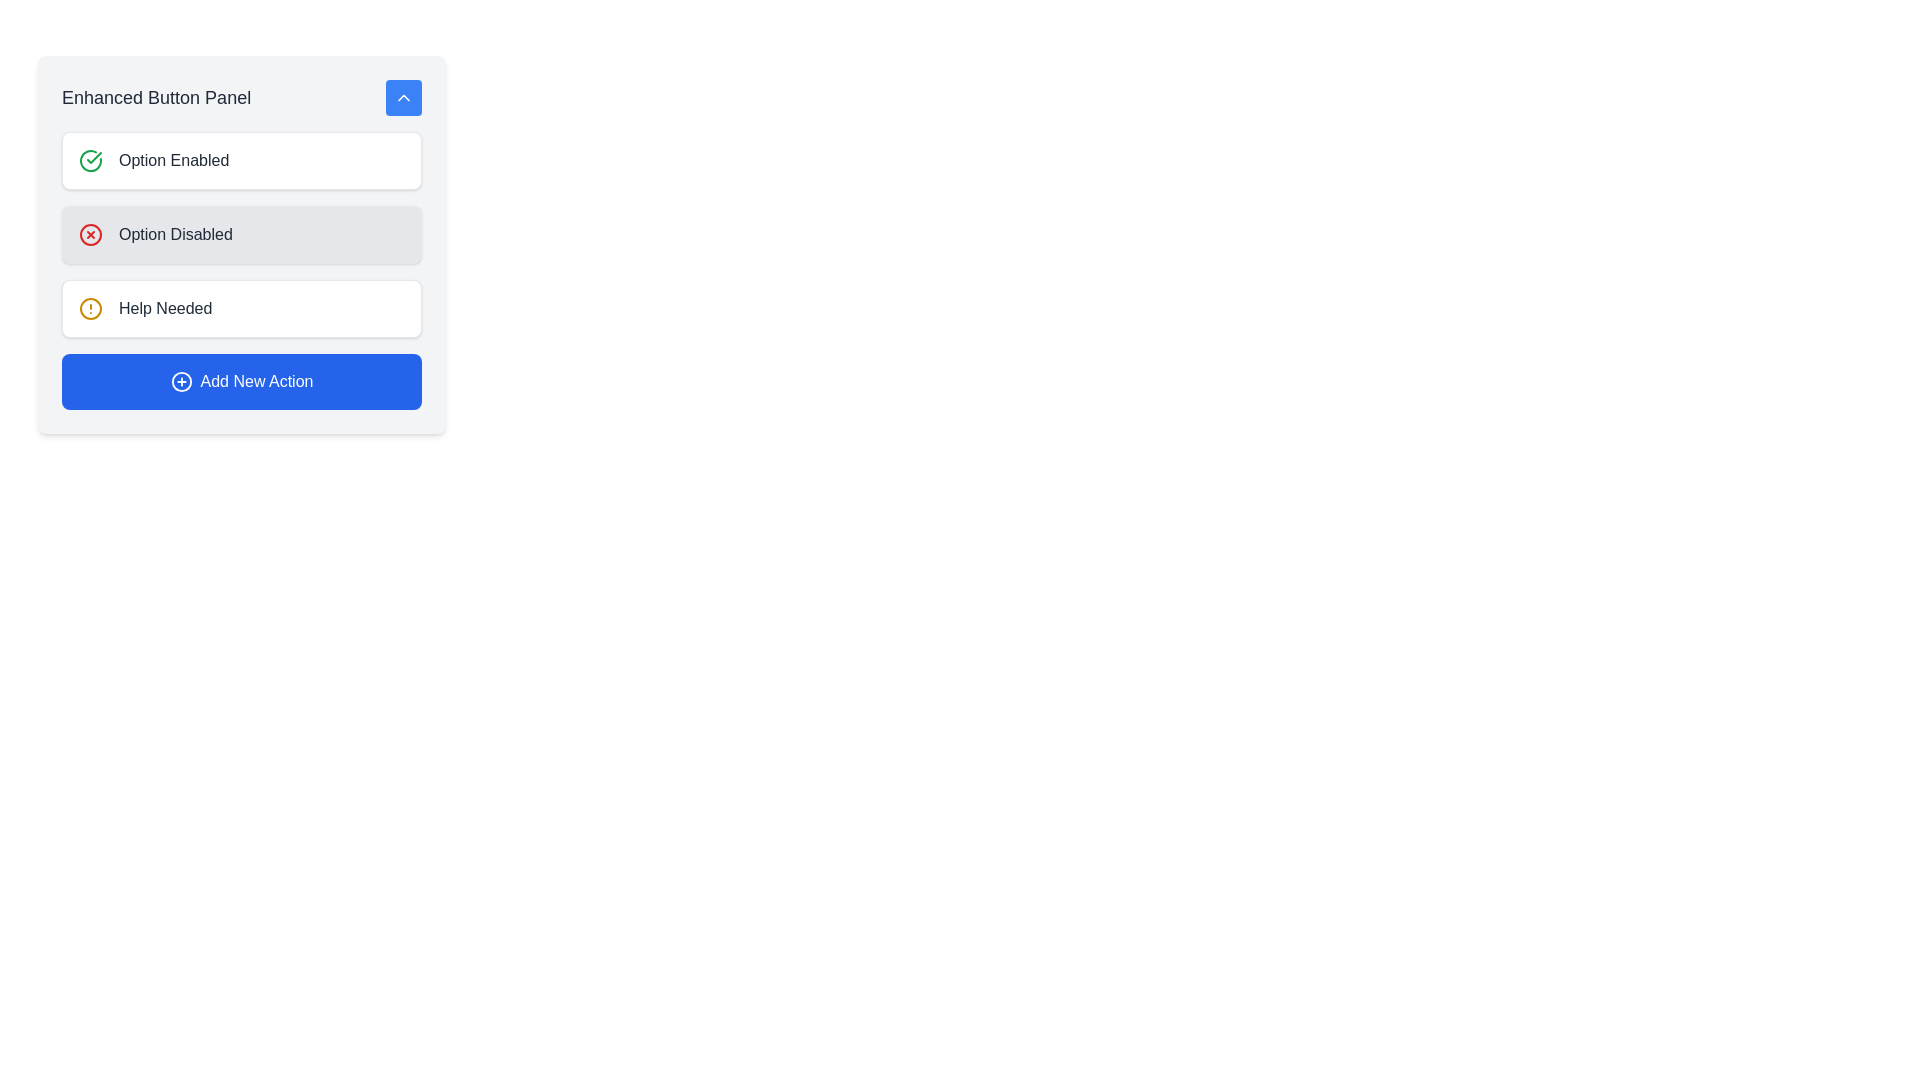 This screenshot has width=1920, height=1080. I want to click on the yellow circular icon within the alert symbol located in the 'Help Needed' button area of the 'Enhanced Button Panel', so click(90, 308).